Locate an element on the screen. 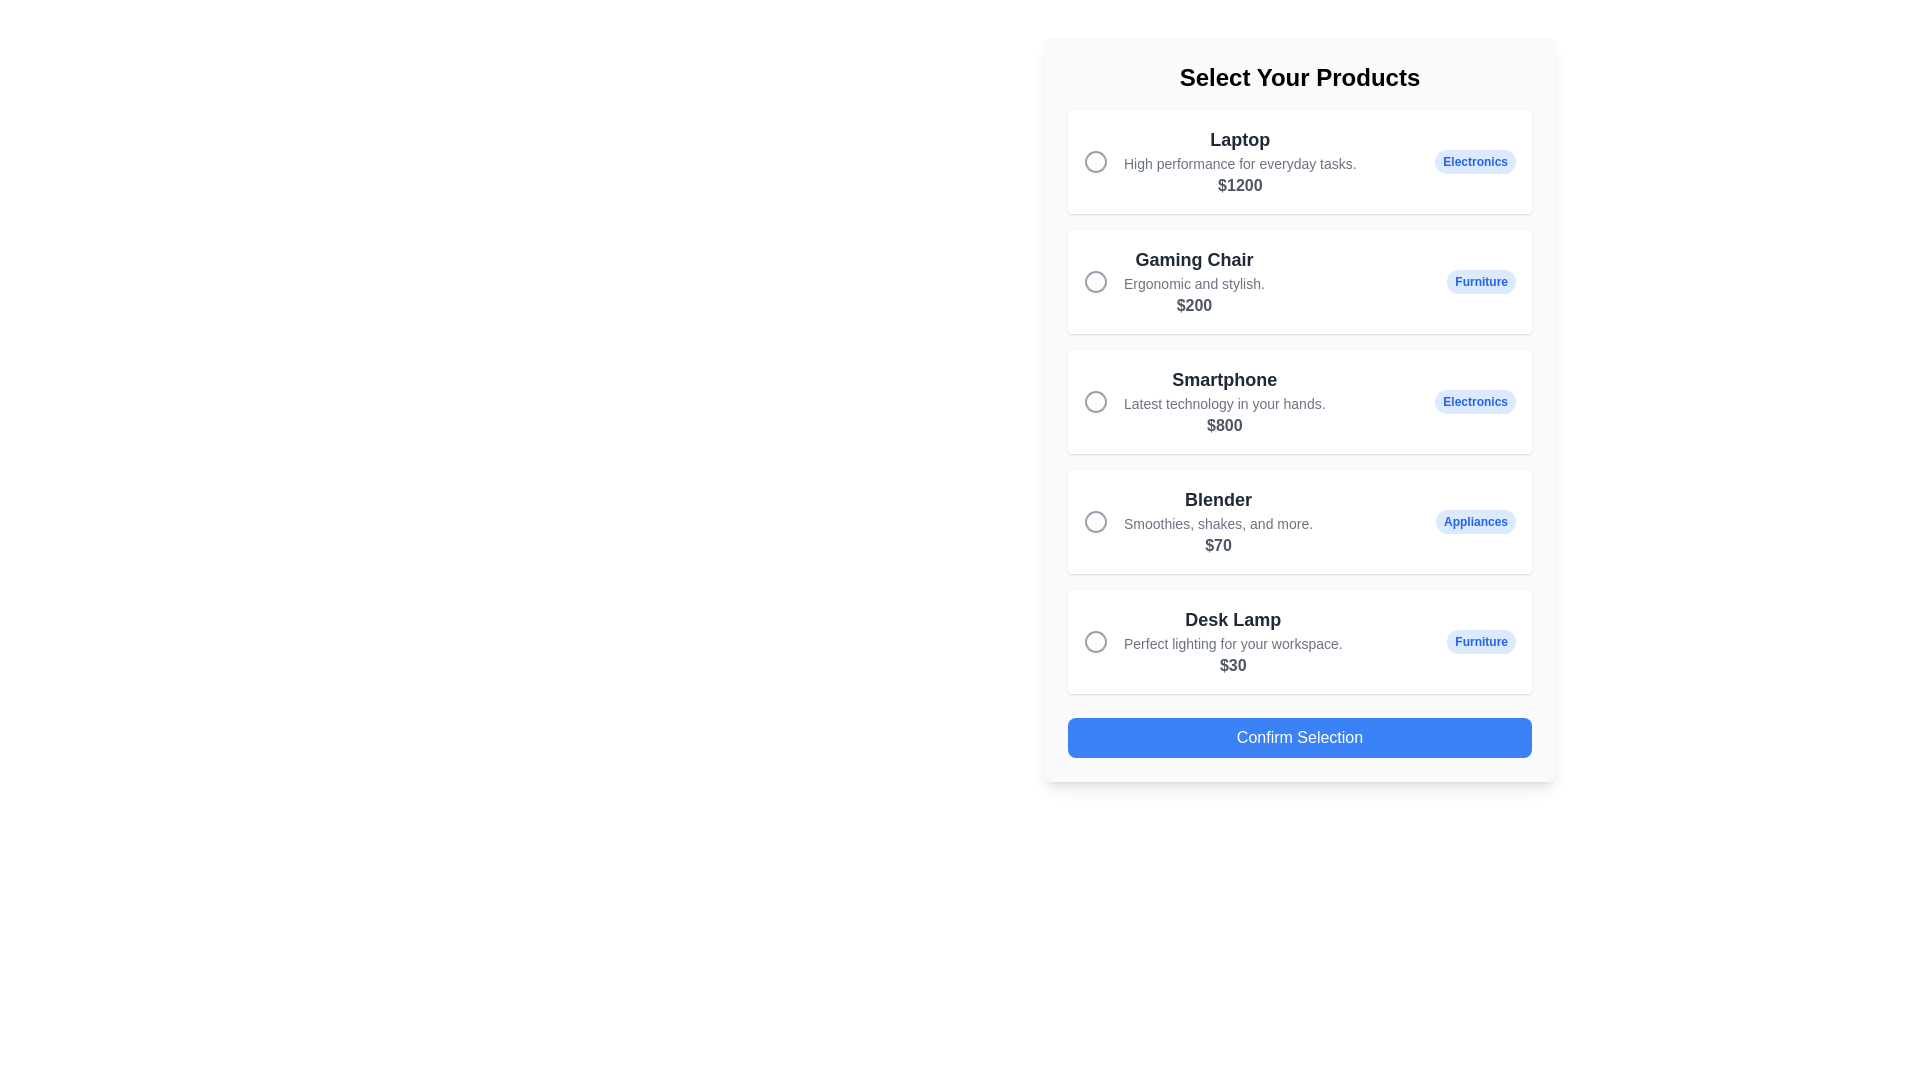 This screenshot has height=1080, width=1920. the selectable list item for the 'Blender' product, which is the fourth item in the list, positioned between 'Smartphone' and 'Desk Lamp' is located at coordinates (1300, 520).